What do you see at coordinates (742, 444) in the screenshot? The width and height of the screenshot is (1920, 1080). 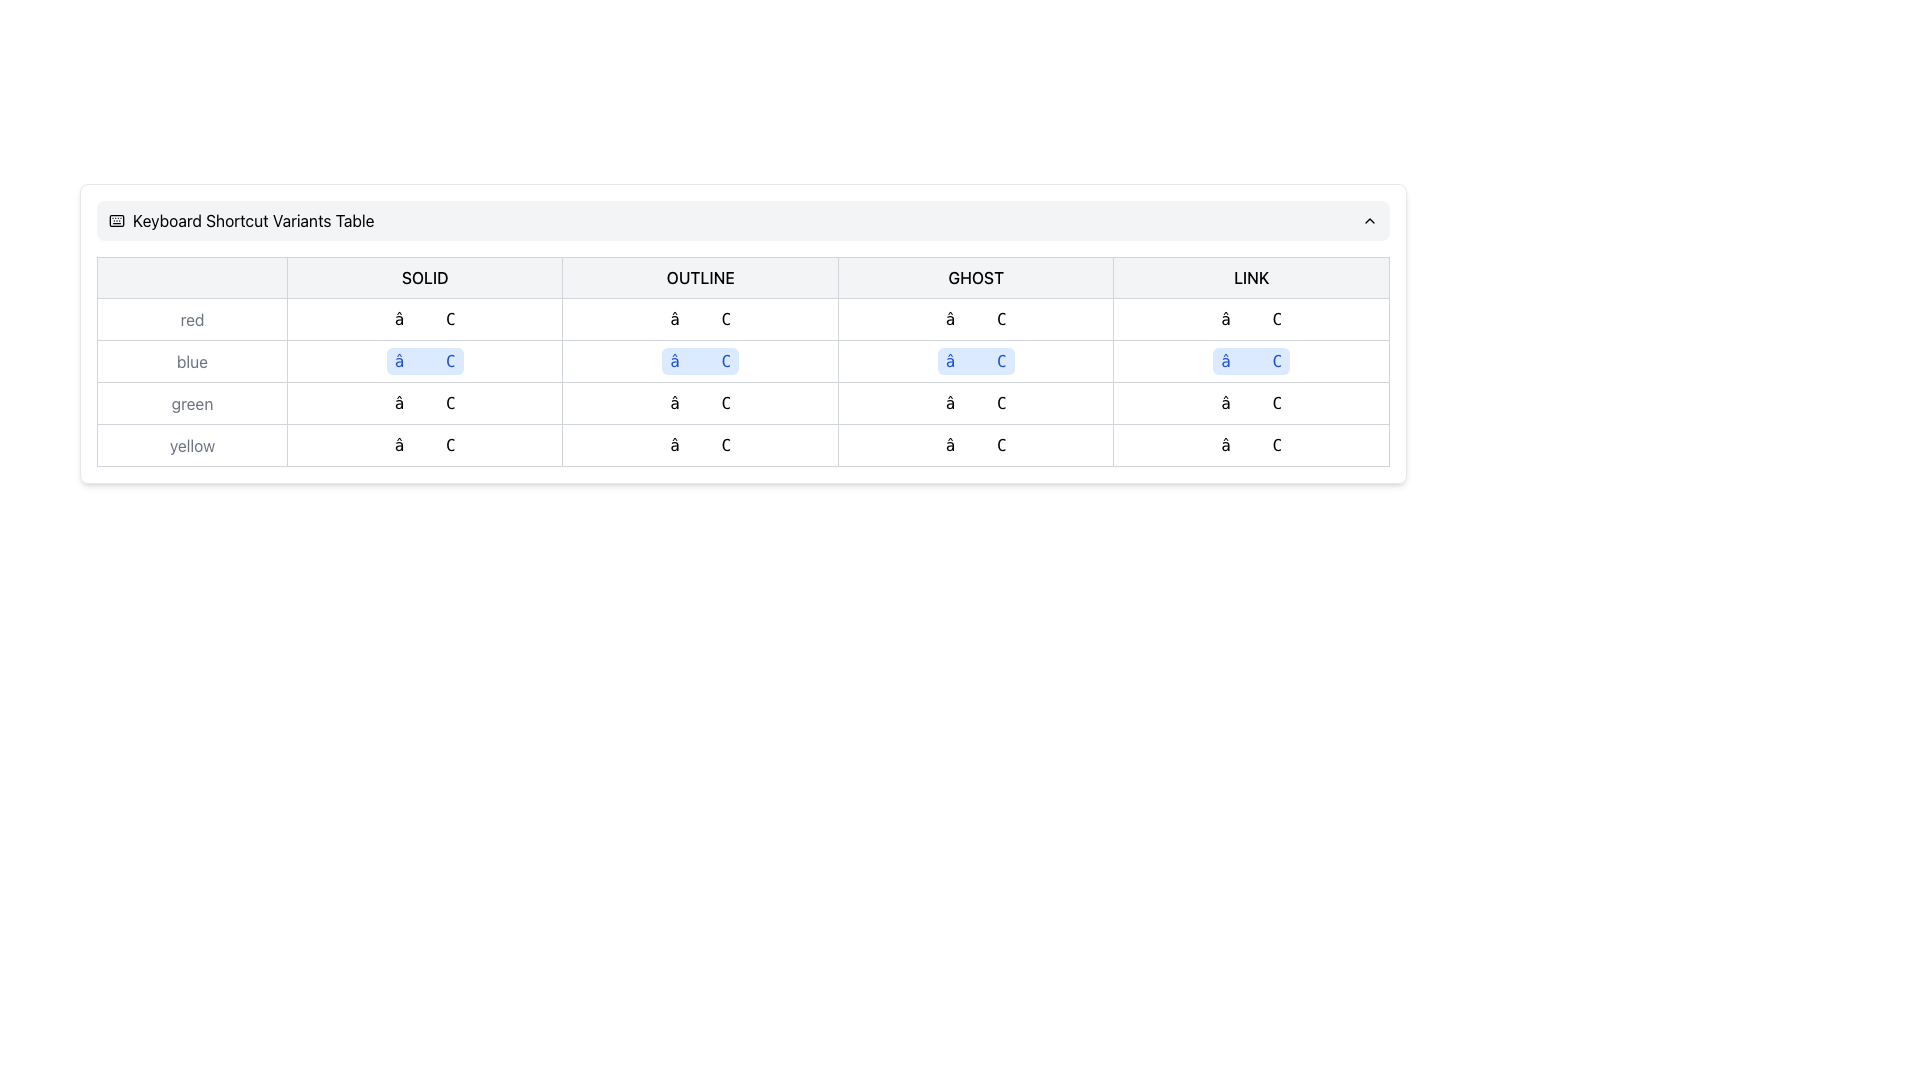 I see `properties of the Table Cell located in the last row under the 'OUTLINE' column, associated with the 'yellow' label` at bounding box center [742, 444].